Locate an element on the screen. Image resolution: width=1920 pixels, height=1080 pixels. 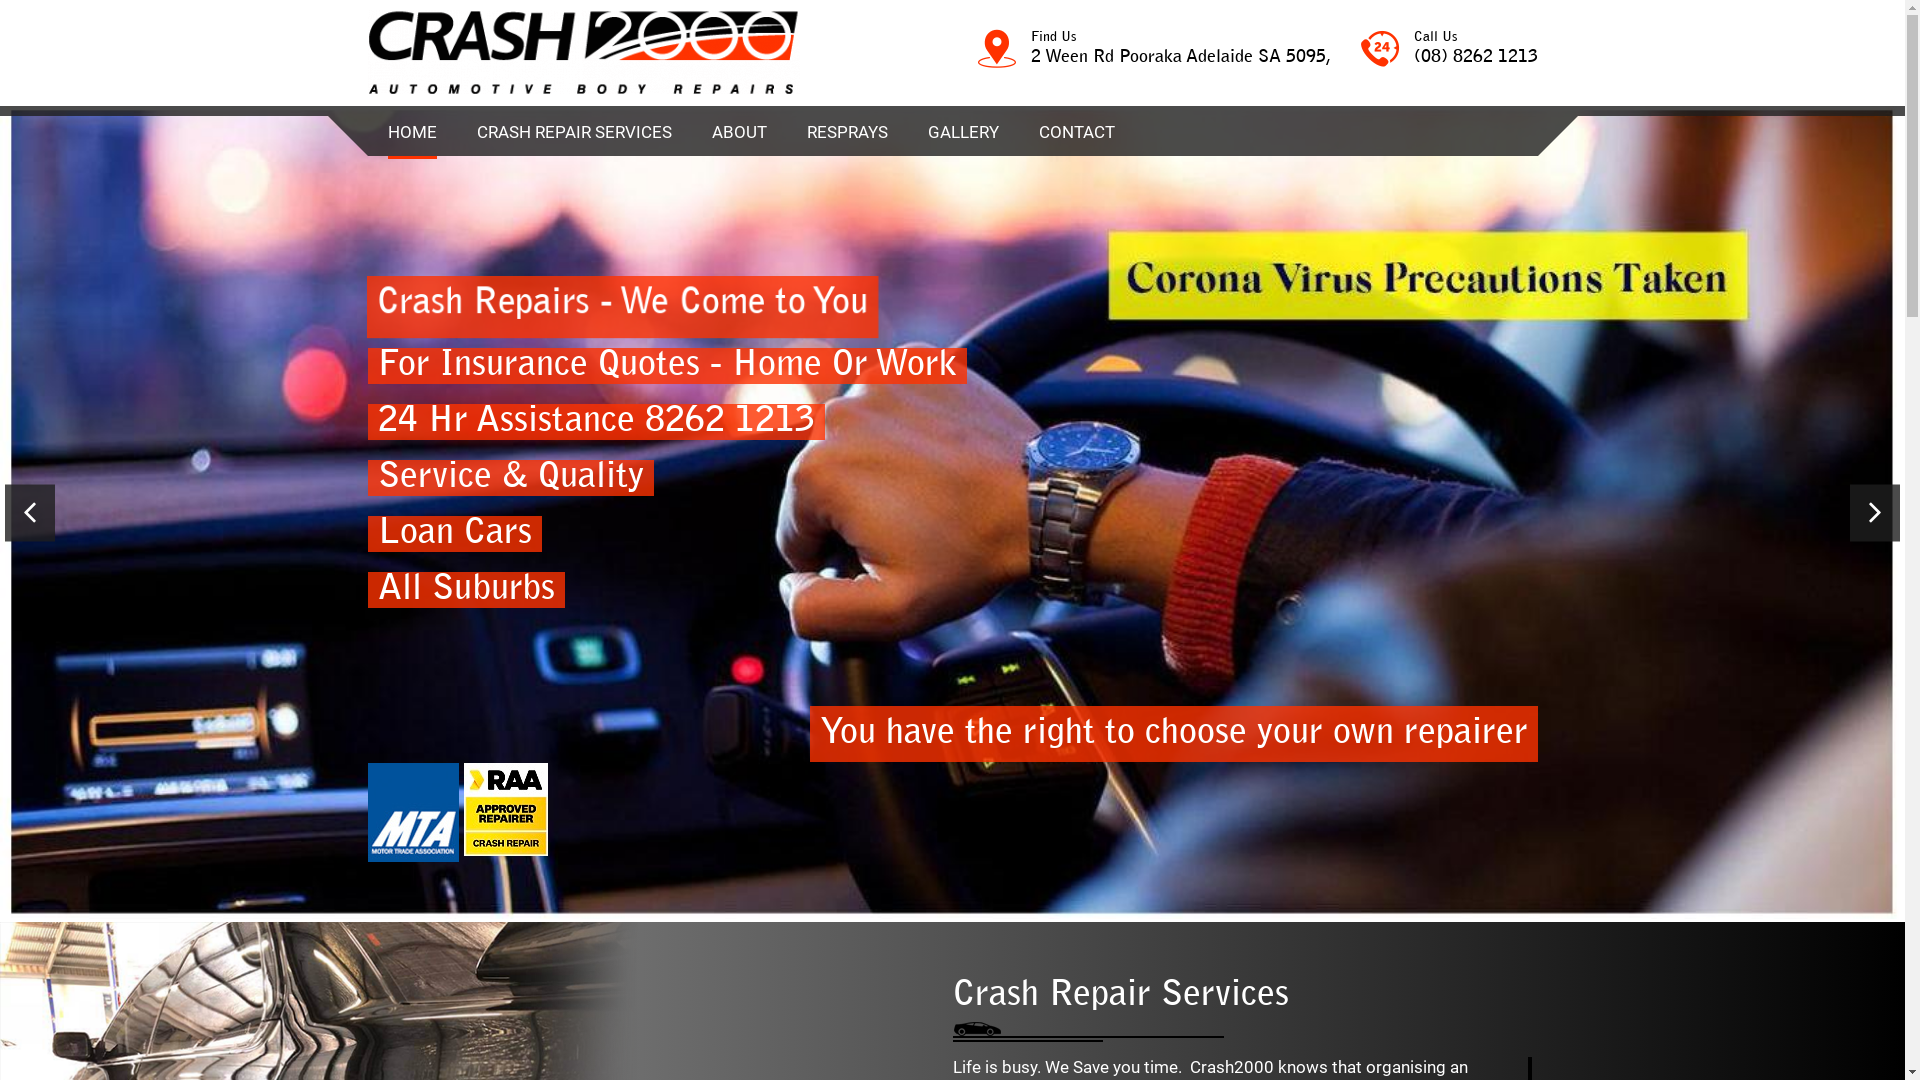
'RESPRAYS' is located at coordinates (846, 131).